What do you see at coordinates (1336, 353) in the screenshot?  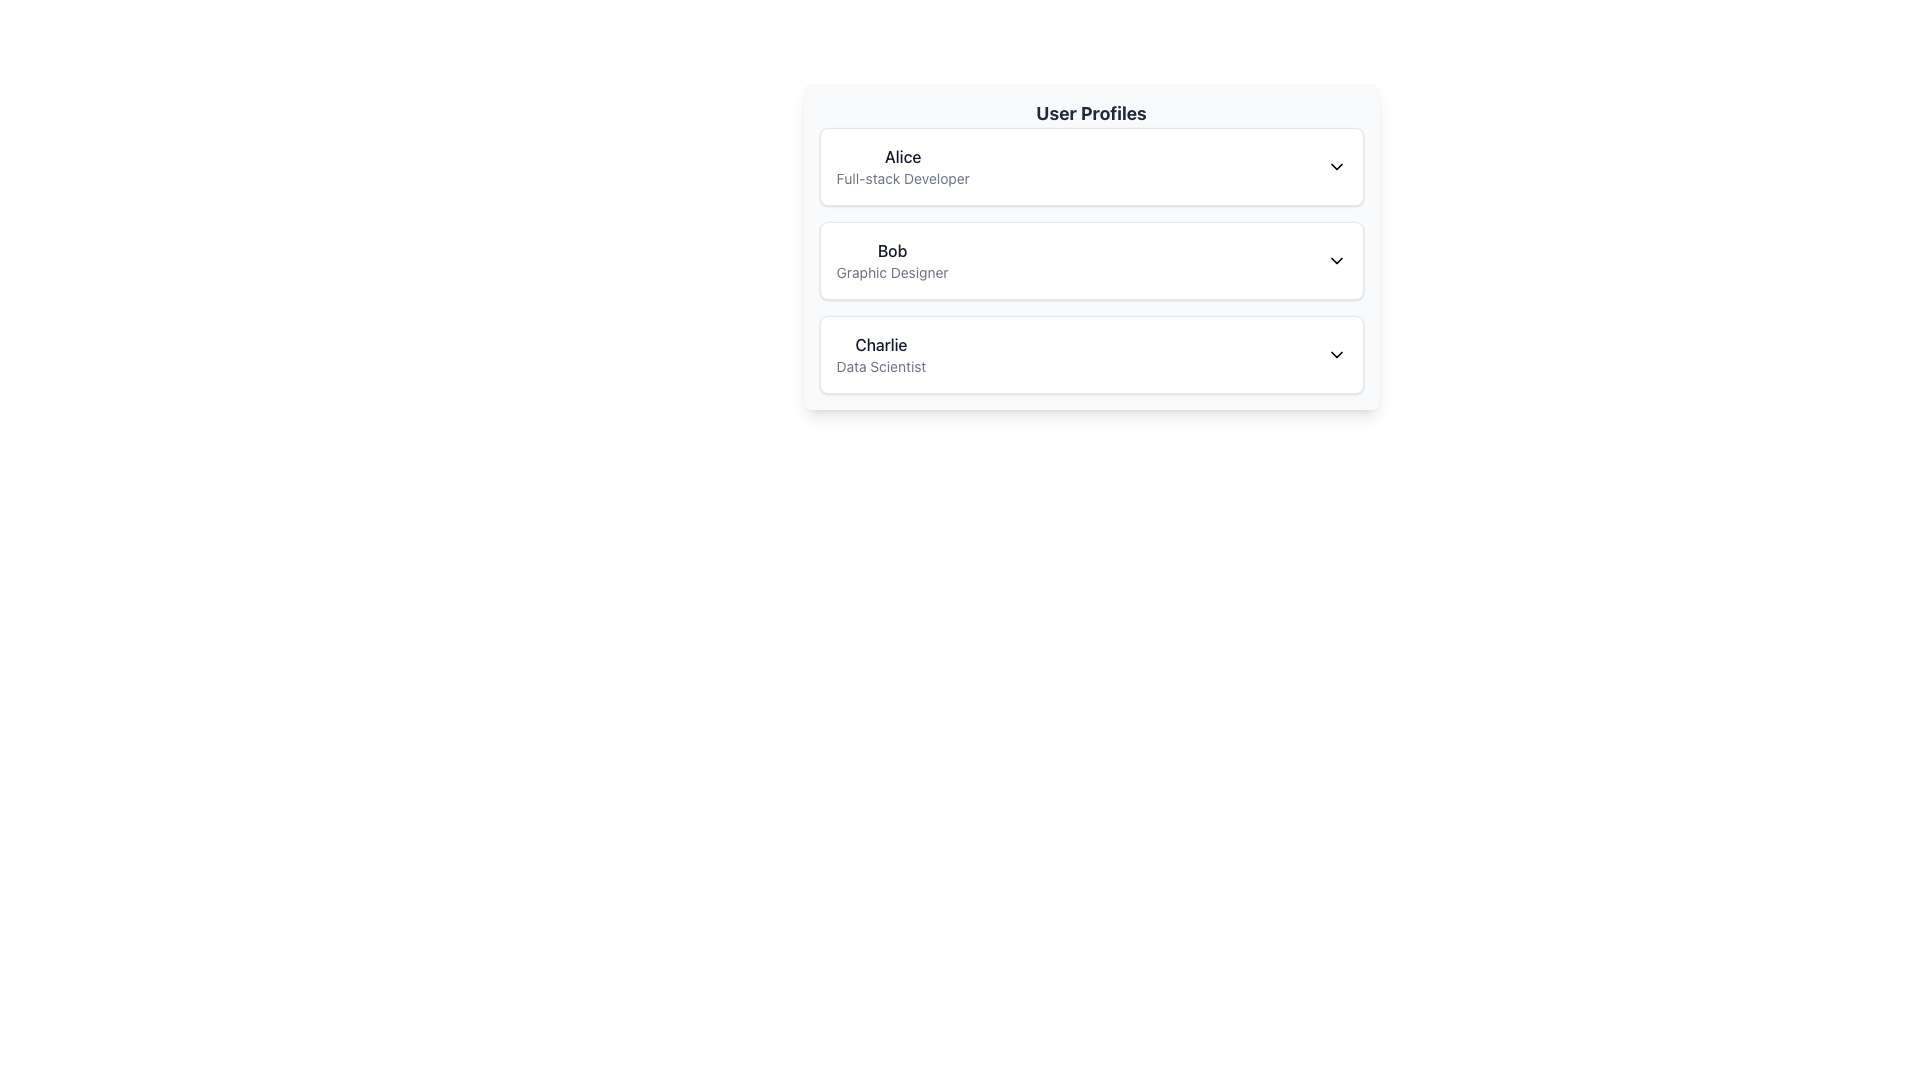 I see `the downward chevron icon` at bounding box center [1336, 353].